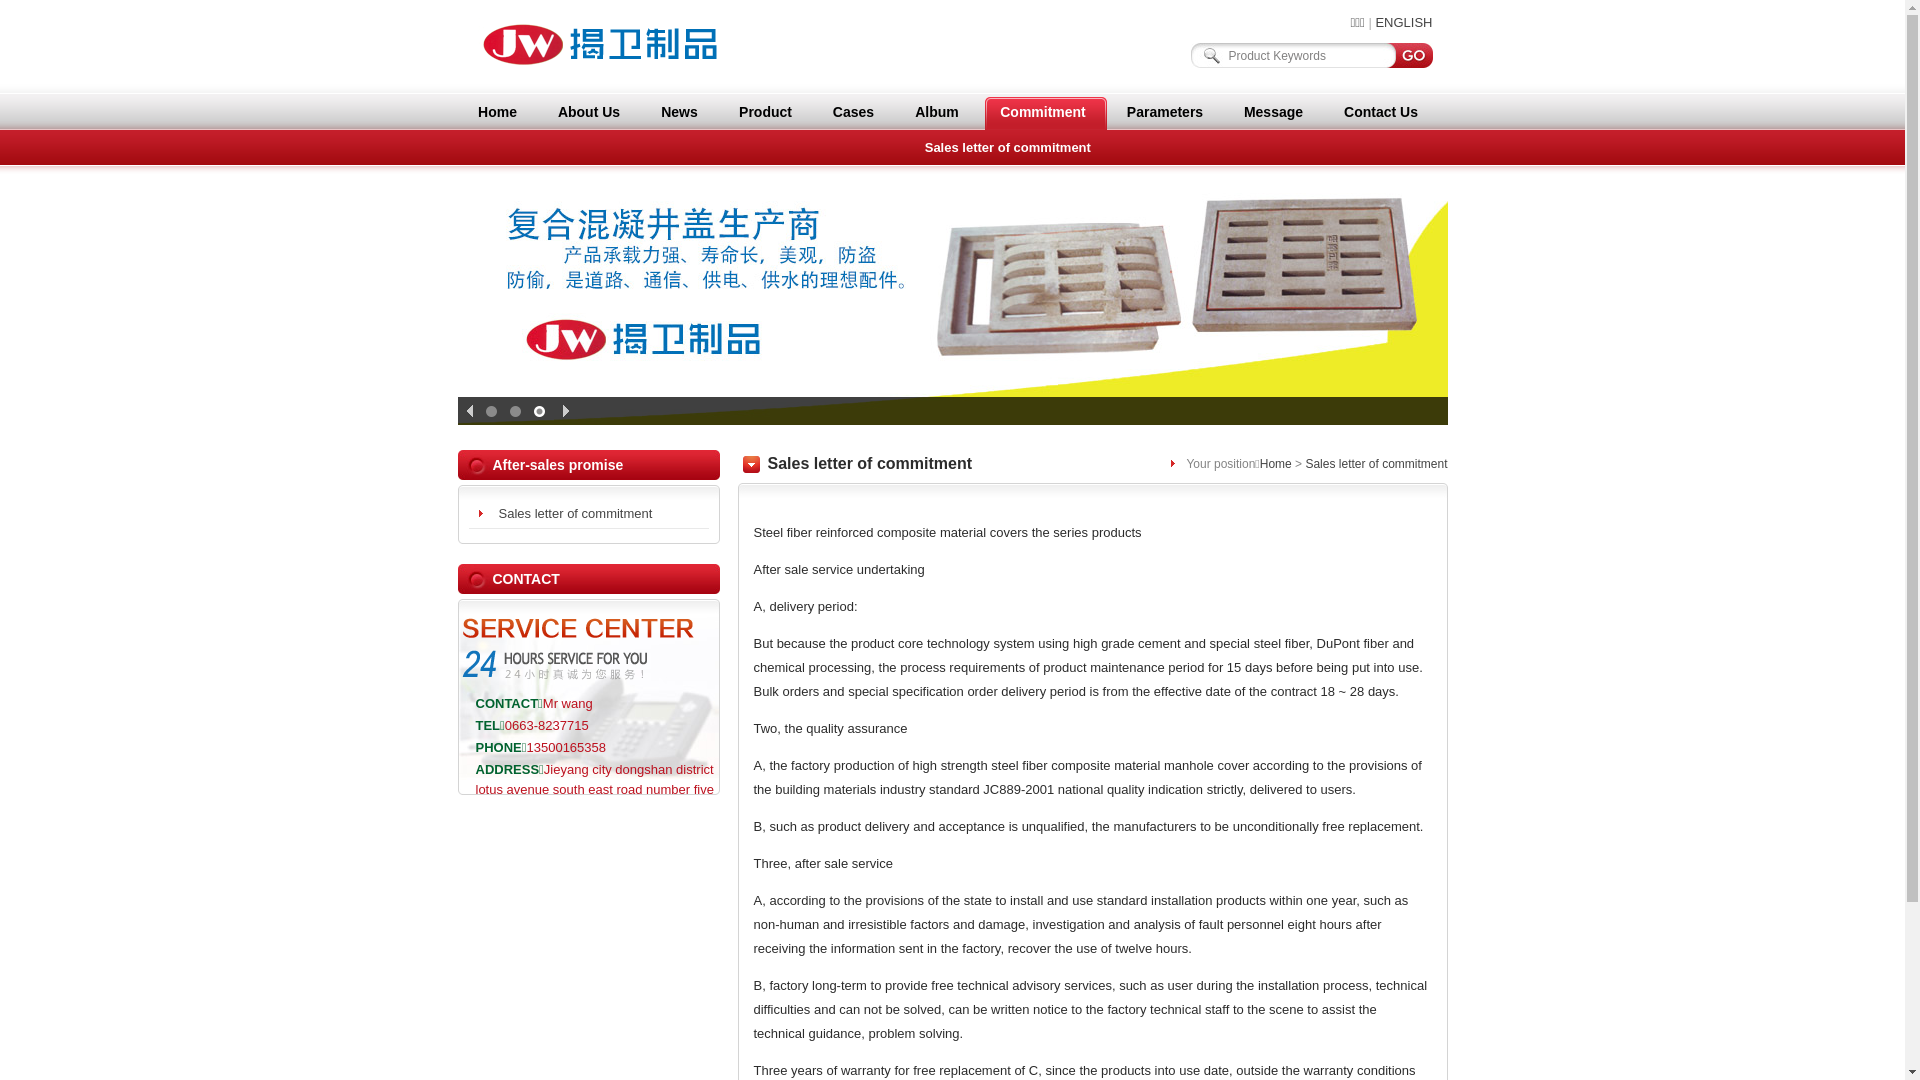  What do you see at coordinates (765, 111) in the screenshot?
I see `'Product'` at bounding box center [765, 111].